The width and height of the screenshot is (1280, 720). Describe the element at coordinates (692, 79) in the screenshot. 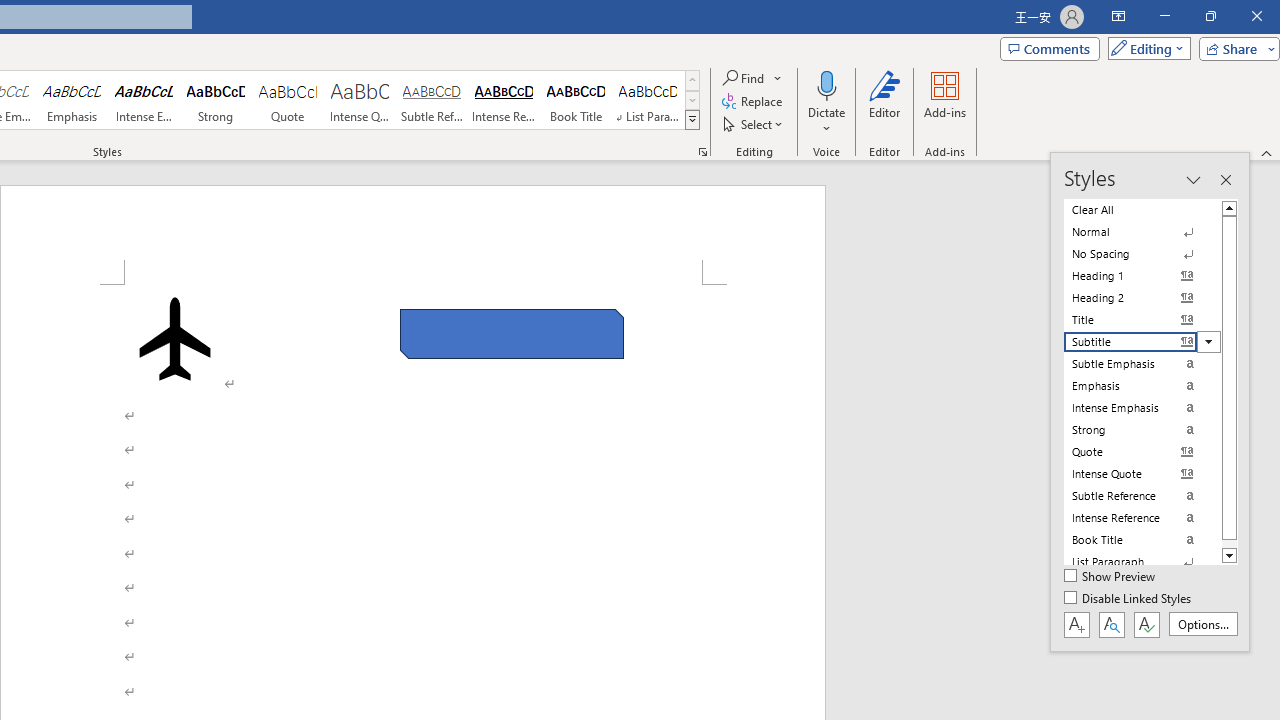

I see `'Row up'` at that location.